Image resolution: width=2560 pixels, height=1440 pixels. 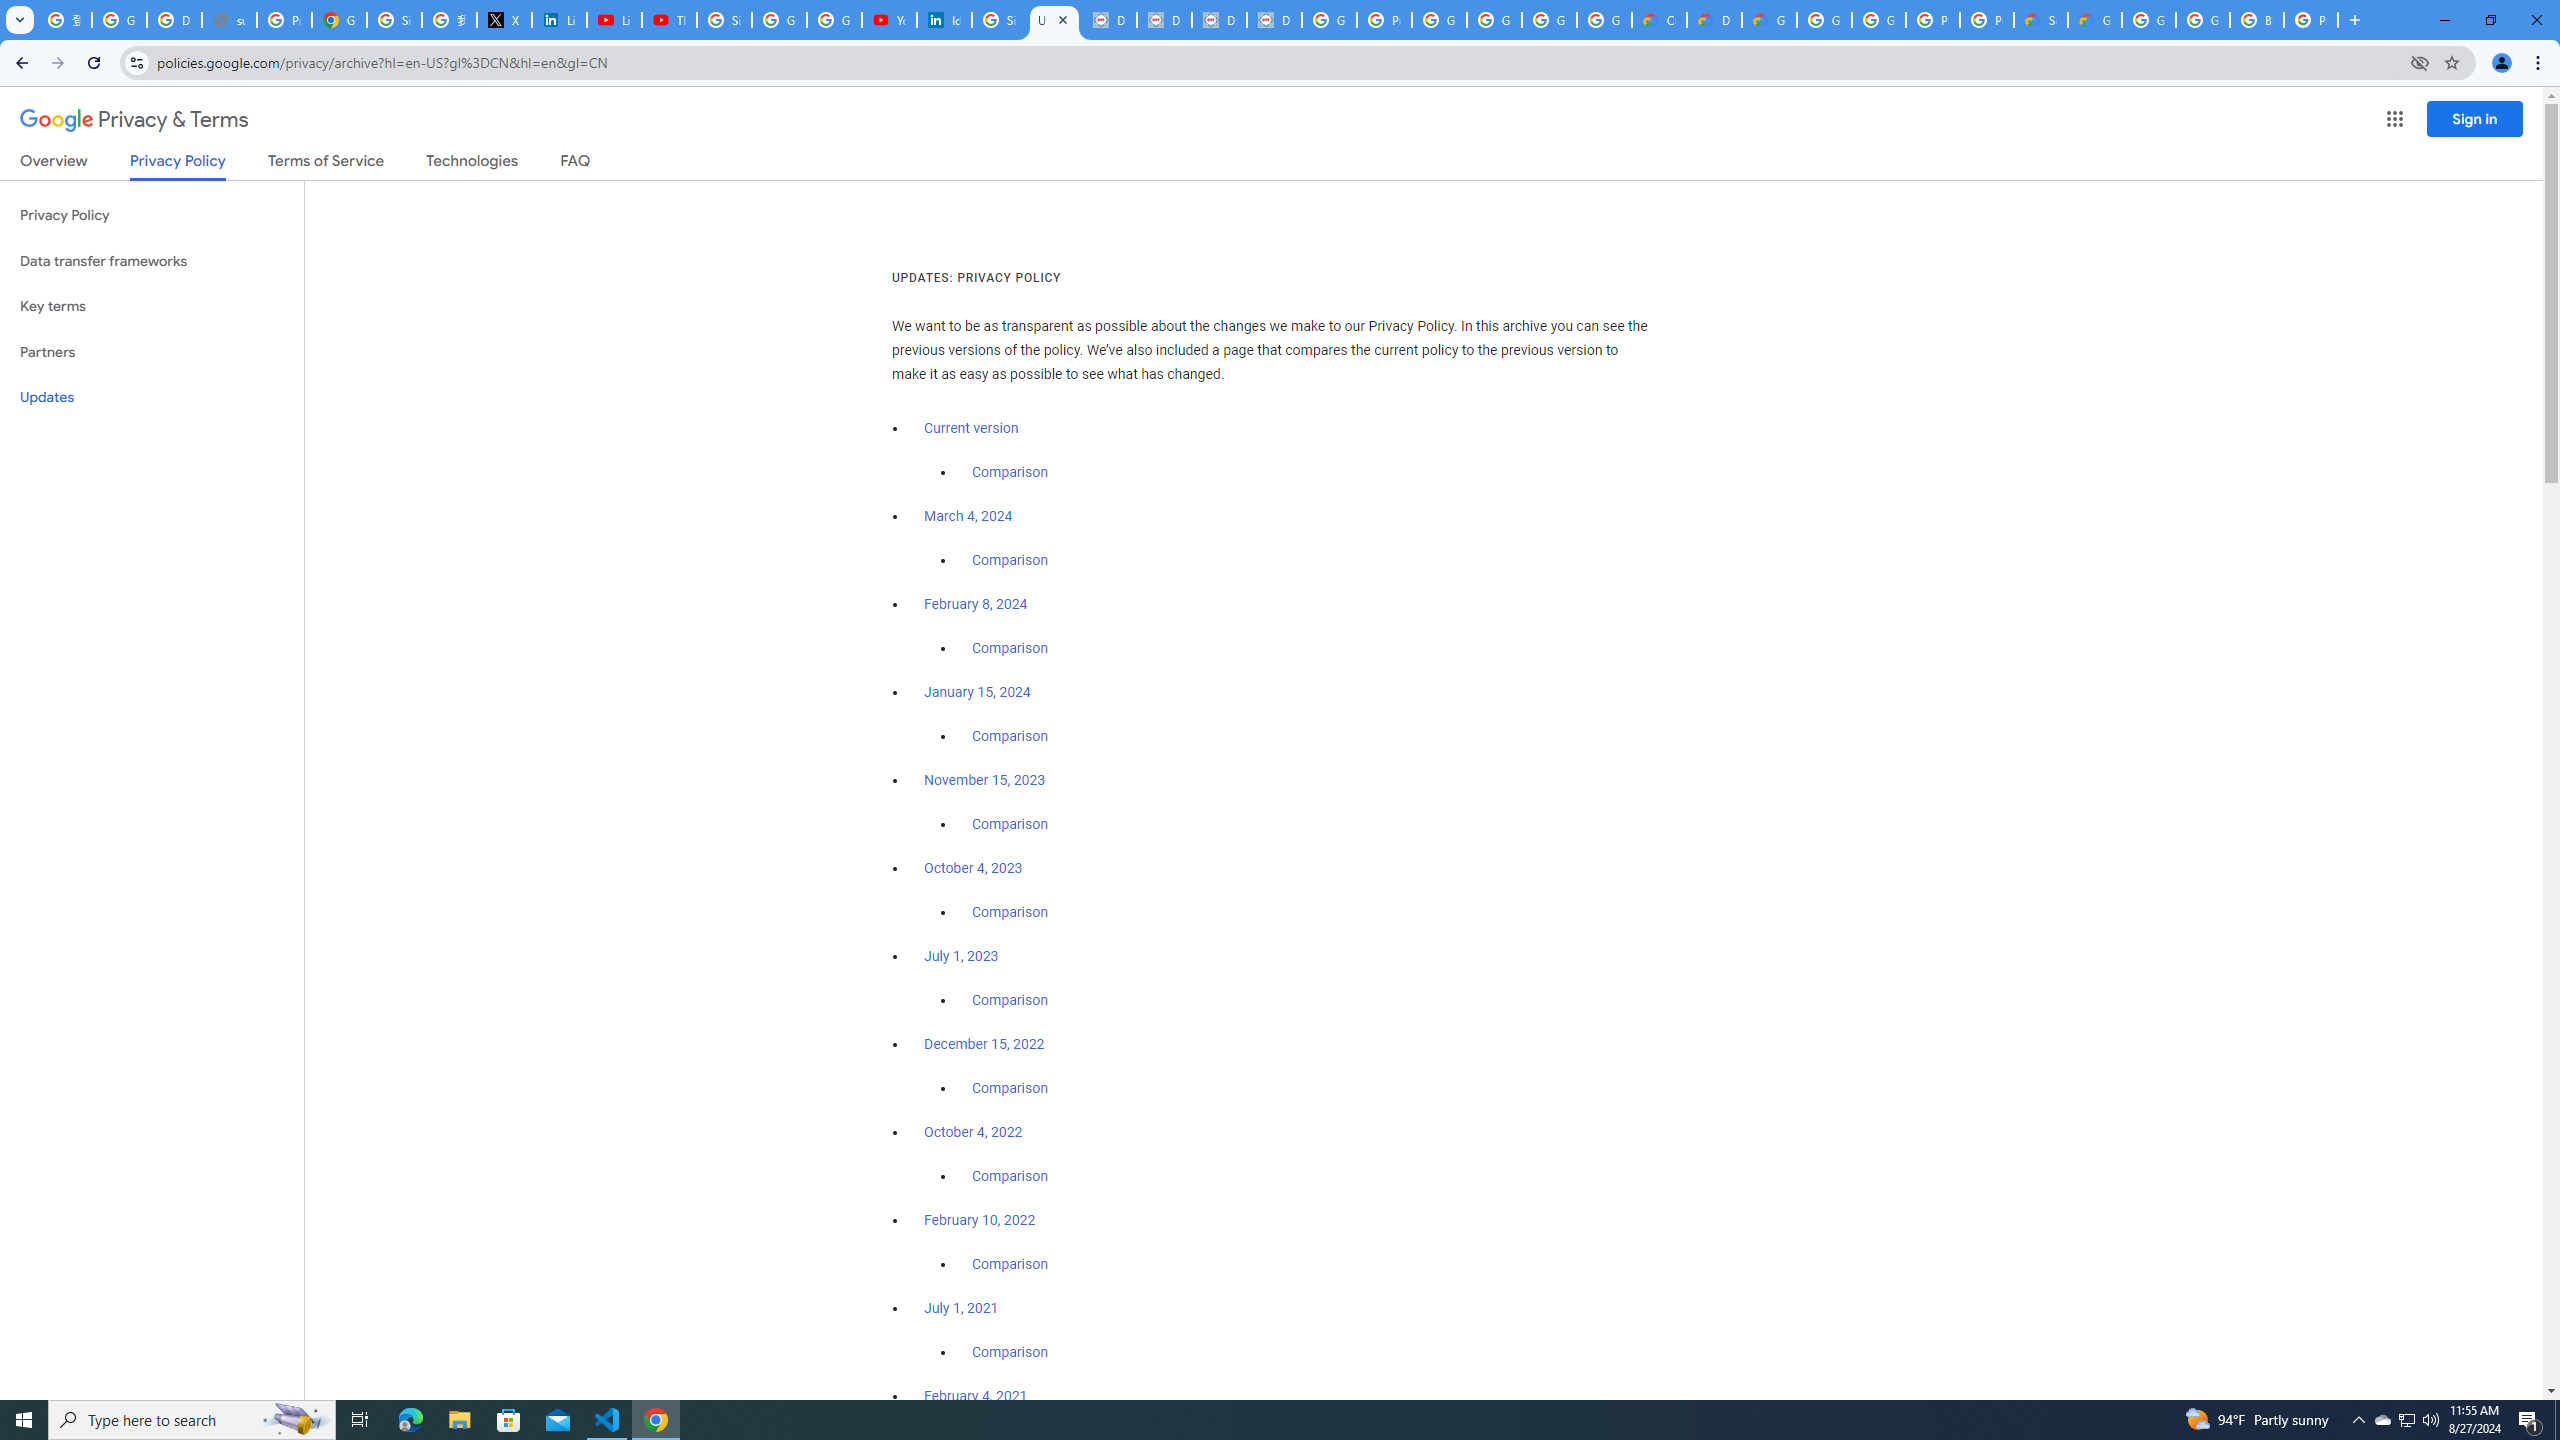 I want to click on 'February 4, 2021', so click(x=975, y=1395).